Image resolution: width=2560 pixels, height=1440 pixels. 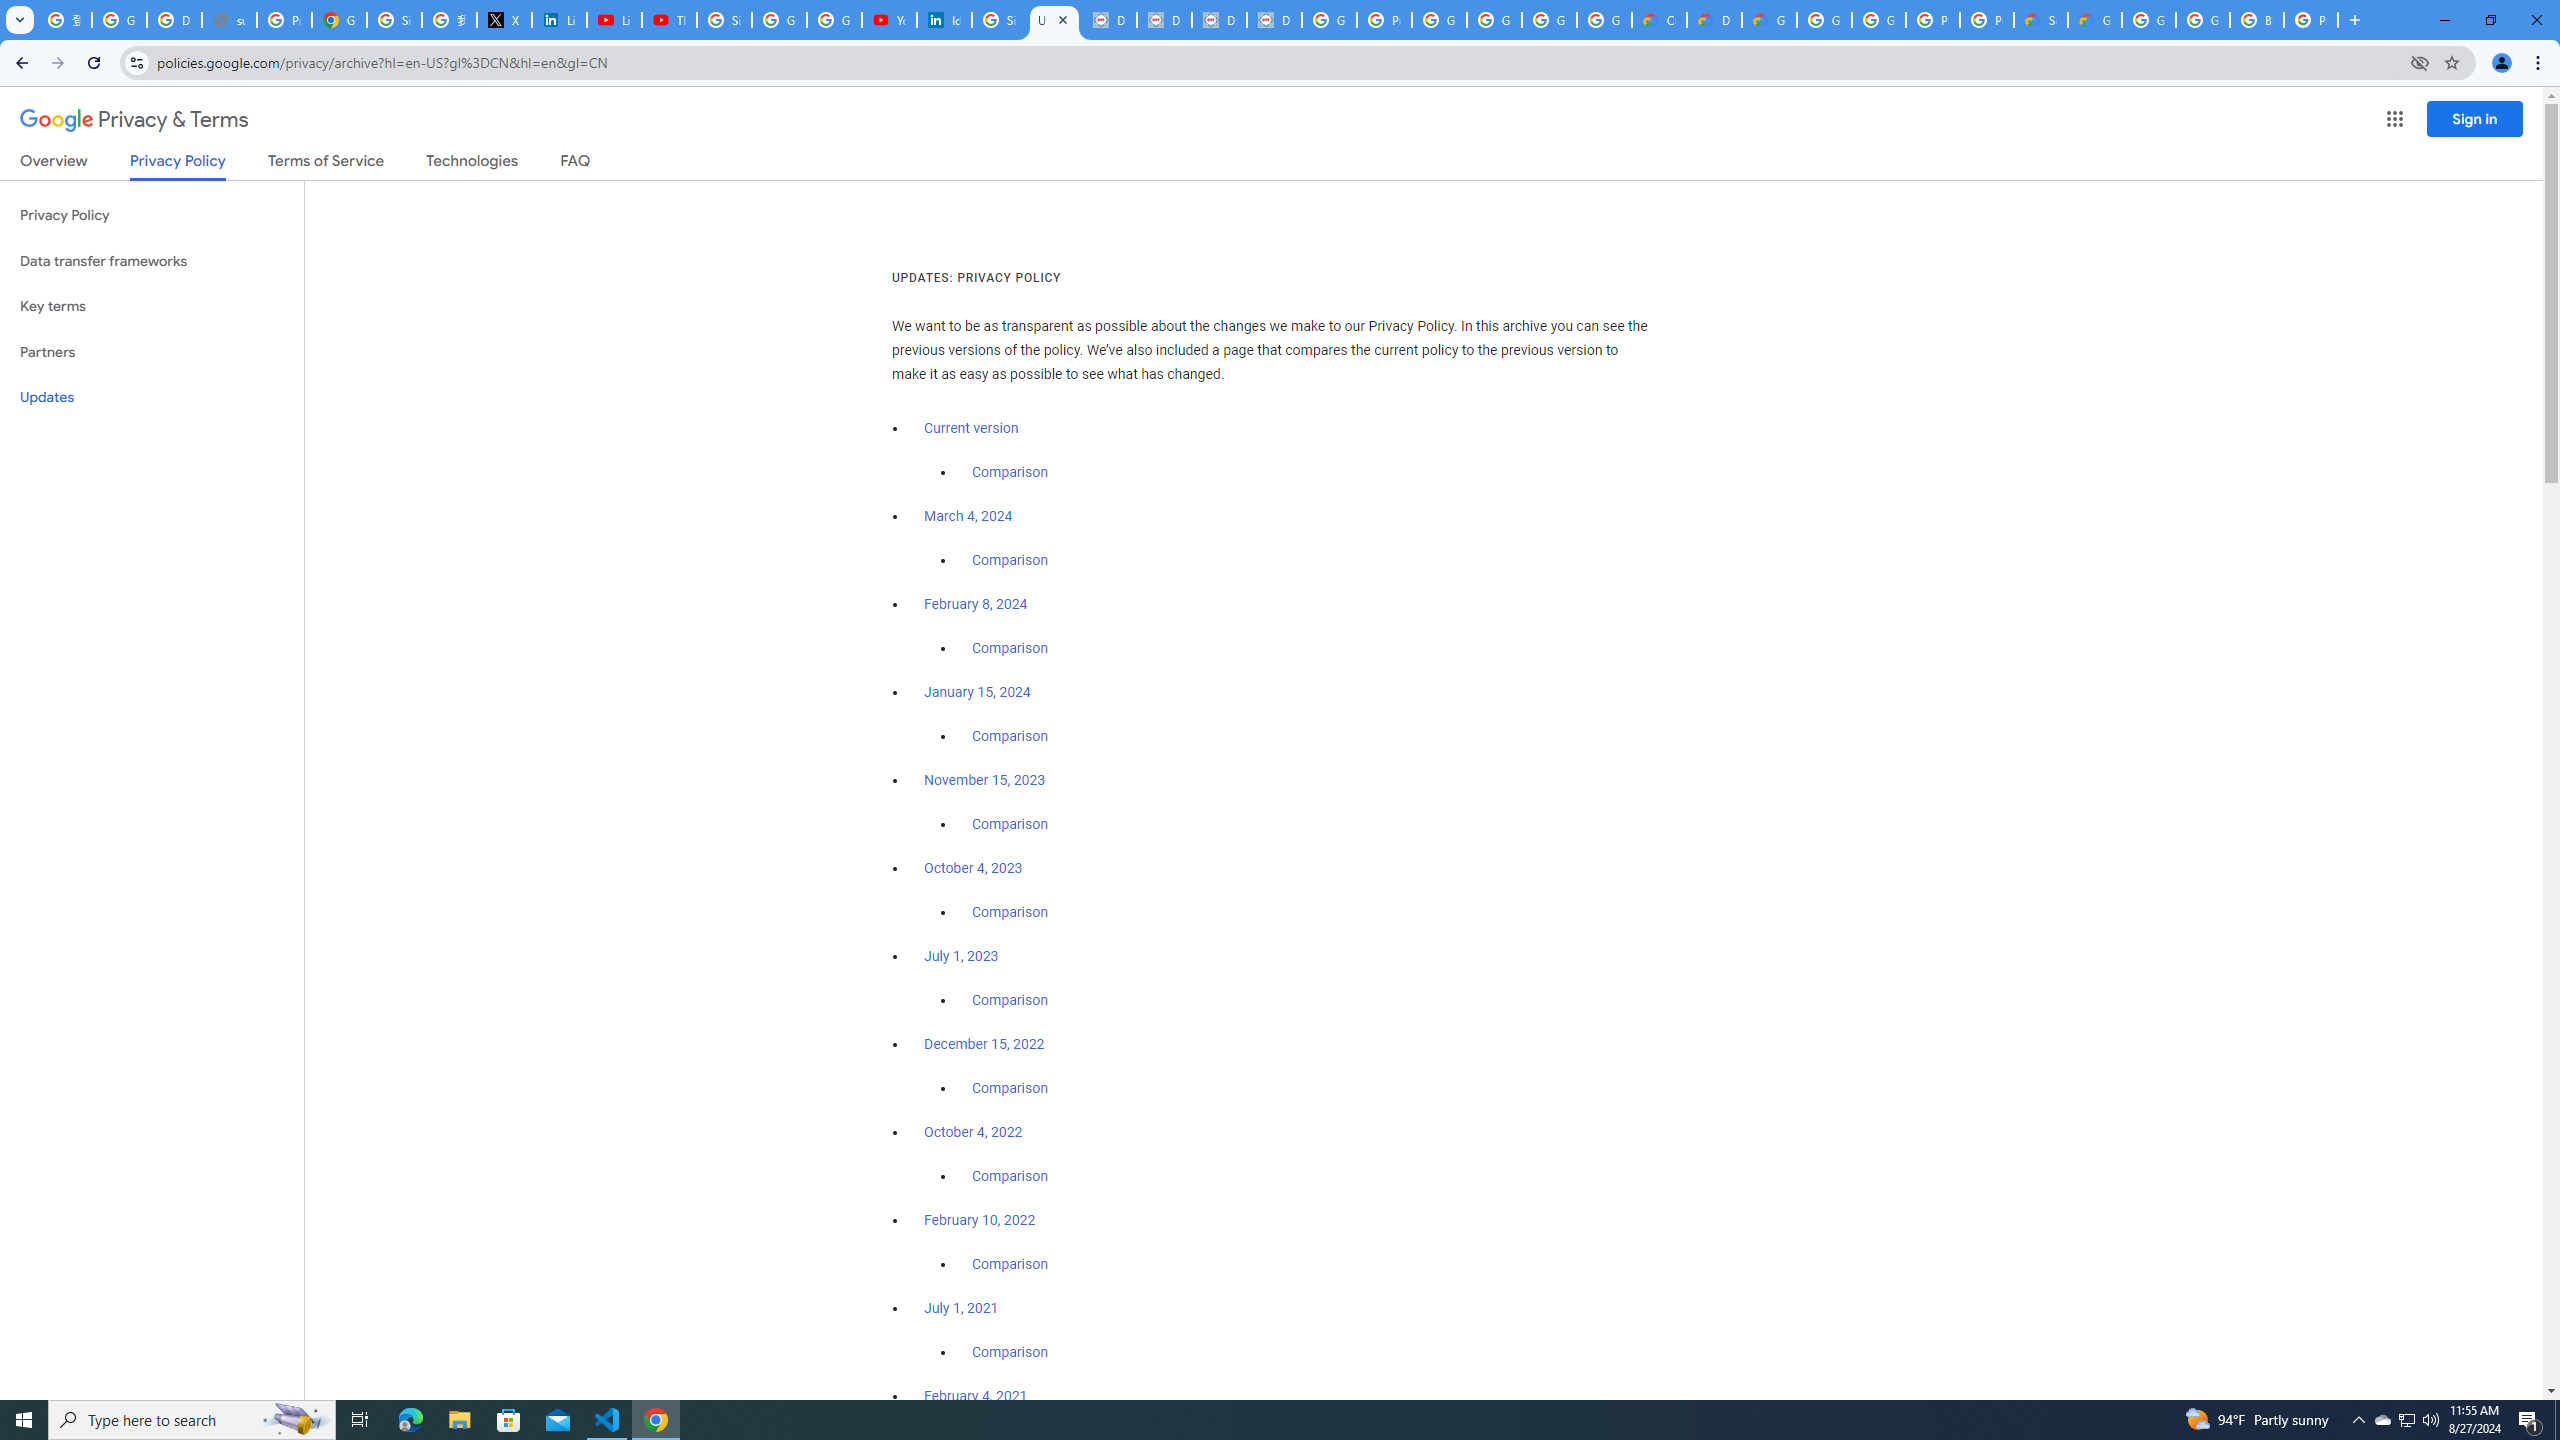 I want to click on 'February 4, 2021', so click(x=975, y=1395).